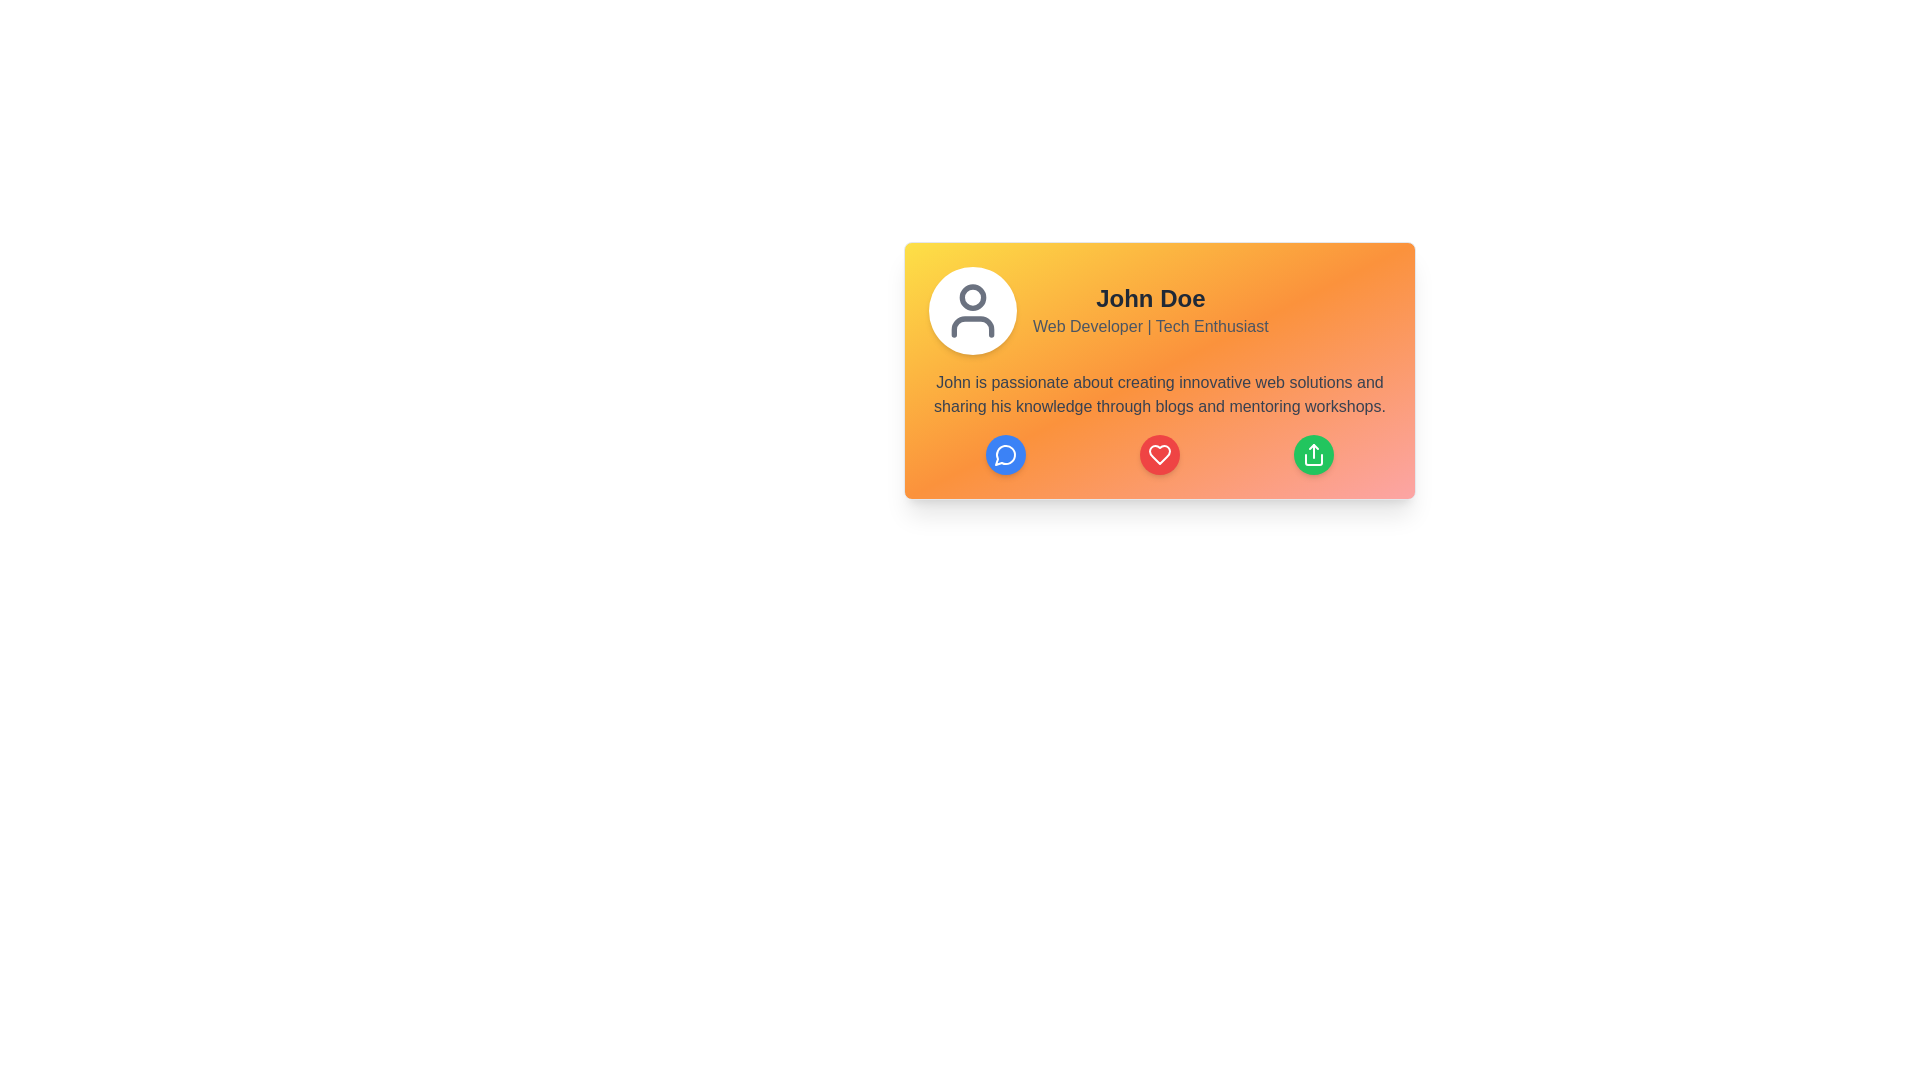 This screenshot has width=1920, height=1080. What do you see at coordinates (1150, 299) in the screenshot?
I see `the label that displays the individual's name at the top-left section of the card interface, right-aligned to a person icon` at bounding box center [1150, 299].